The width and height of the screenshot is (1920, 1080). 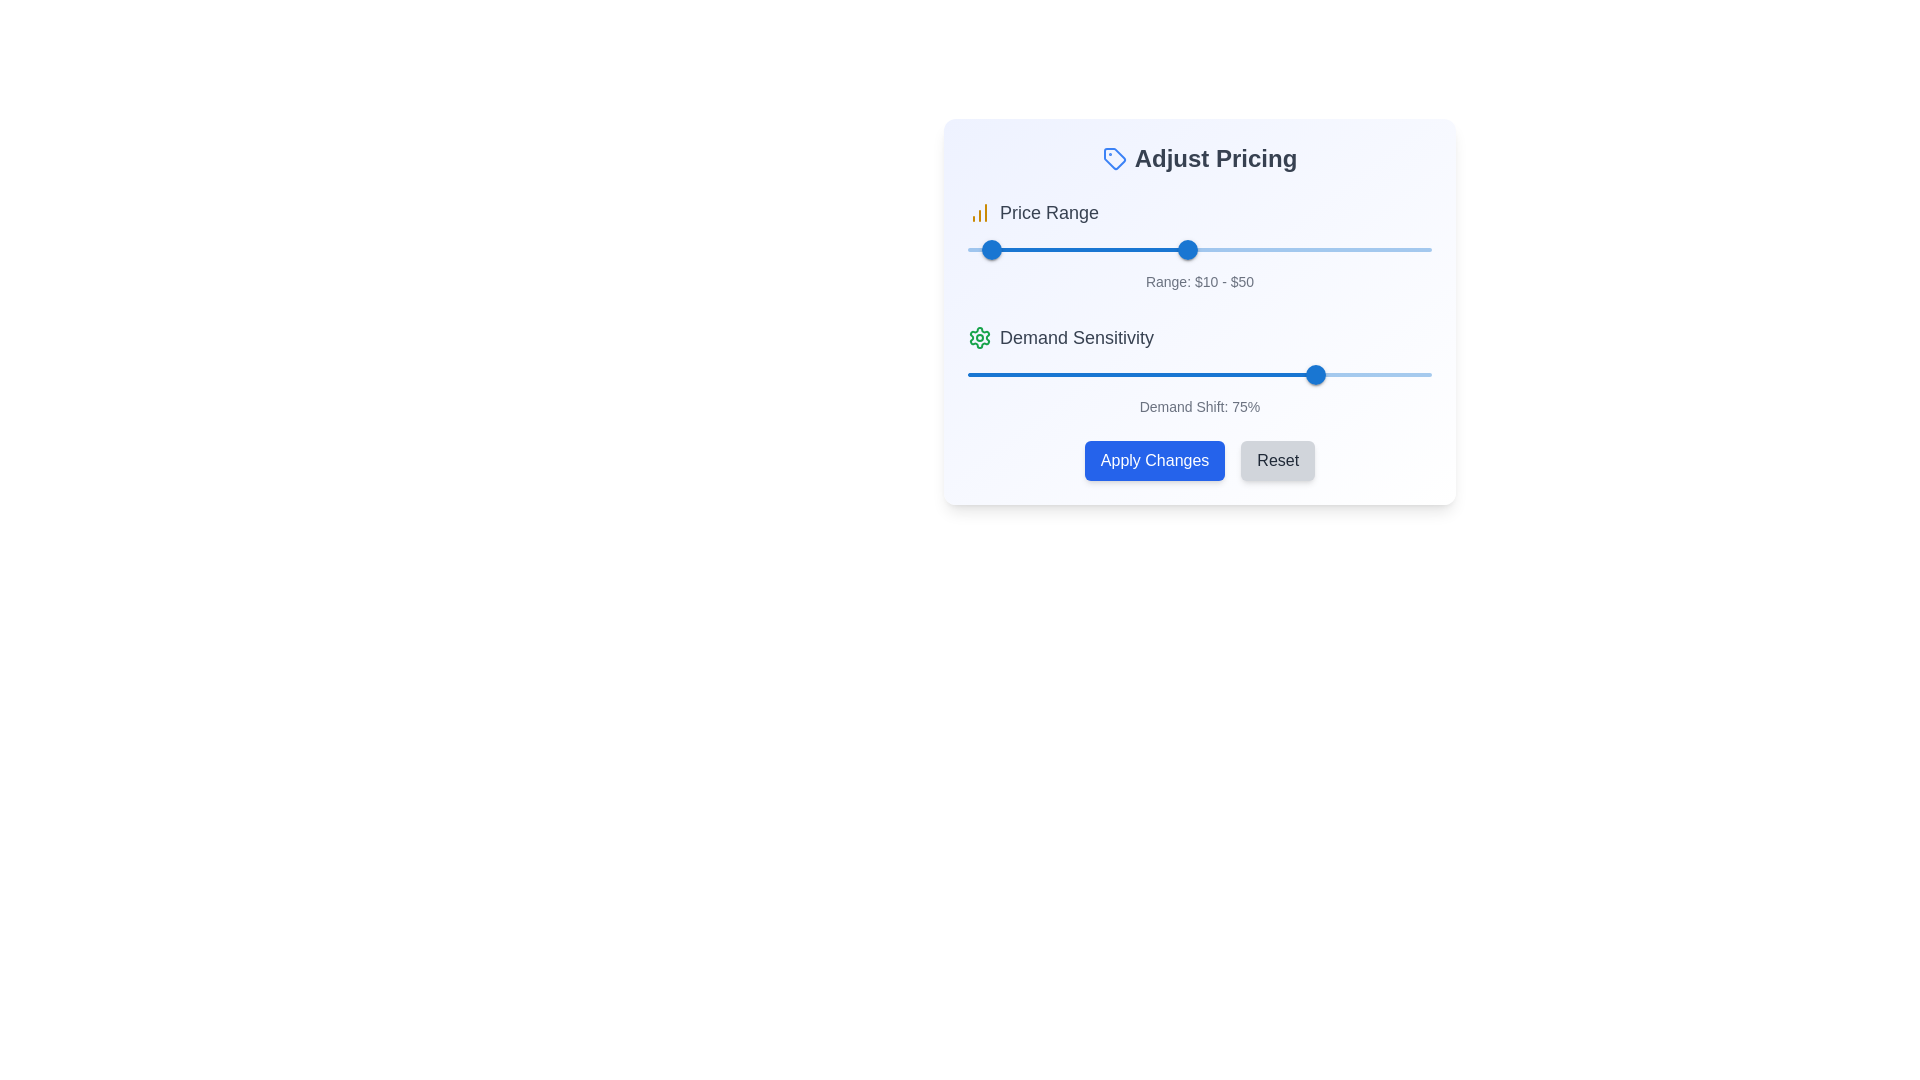 I want to click on the red slider rail located in the 'Demand Sensitivity' section, which is positioned above the slider's track and thumb of the second slider component, so click(x=1200, y=374).